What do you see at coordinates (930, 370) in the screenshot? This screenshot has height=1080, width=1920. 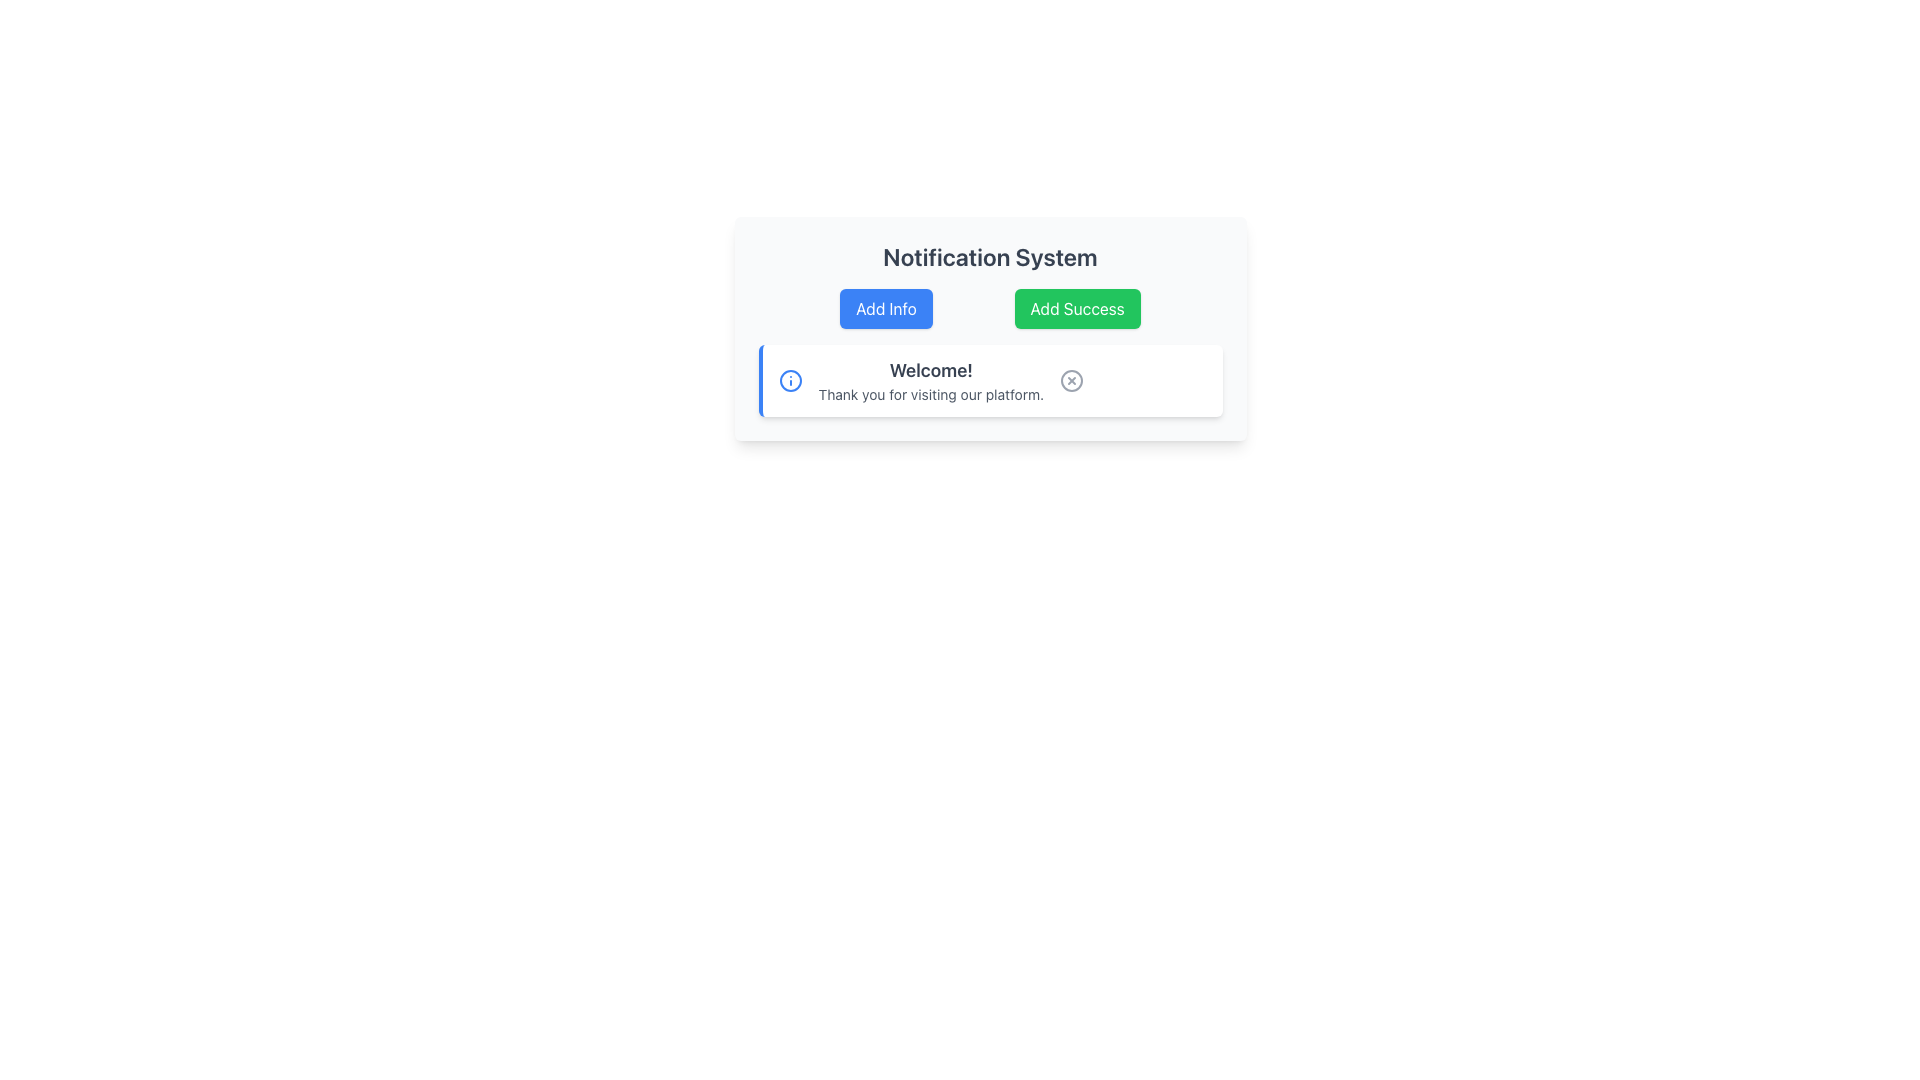 I see `the bolded text 'Welcome!' styled in a large dark gray font within the notification card of the Notification System panel` at bounding box center [930, 370].